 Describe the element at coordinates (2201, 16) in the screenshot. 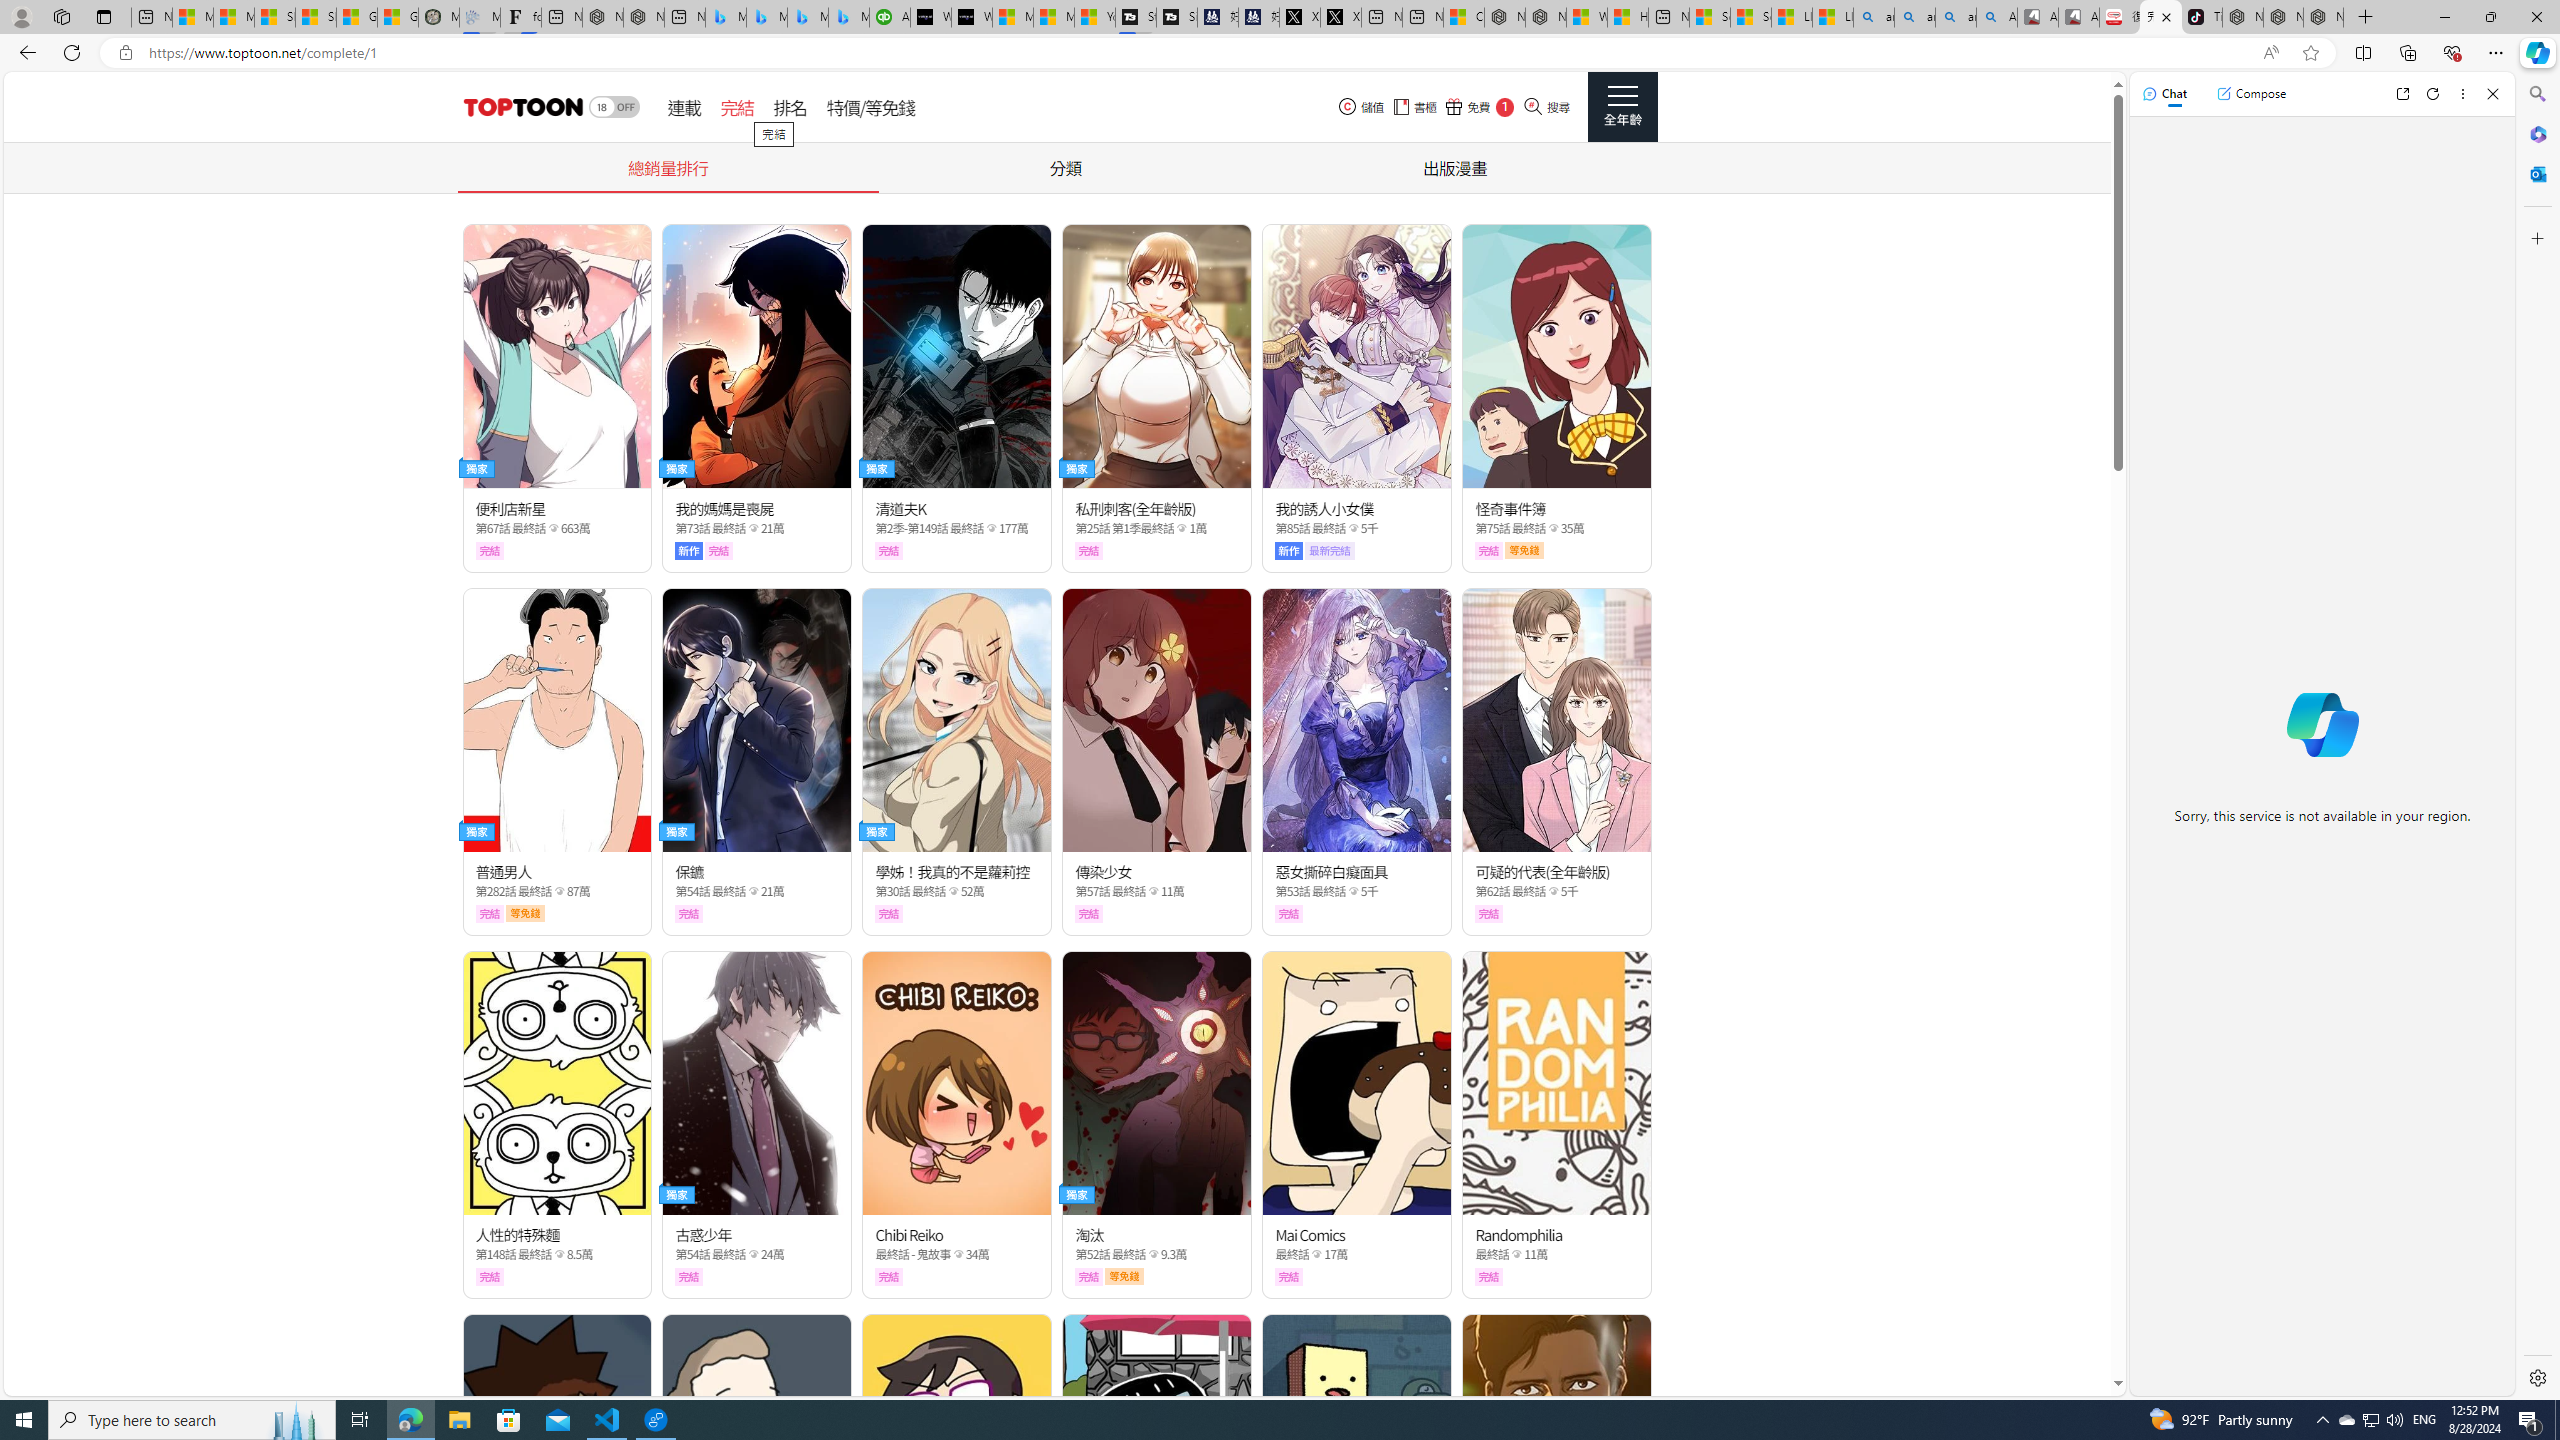

I see `'TikTok'` at that location.